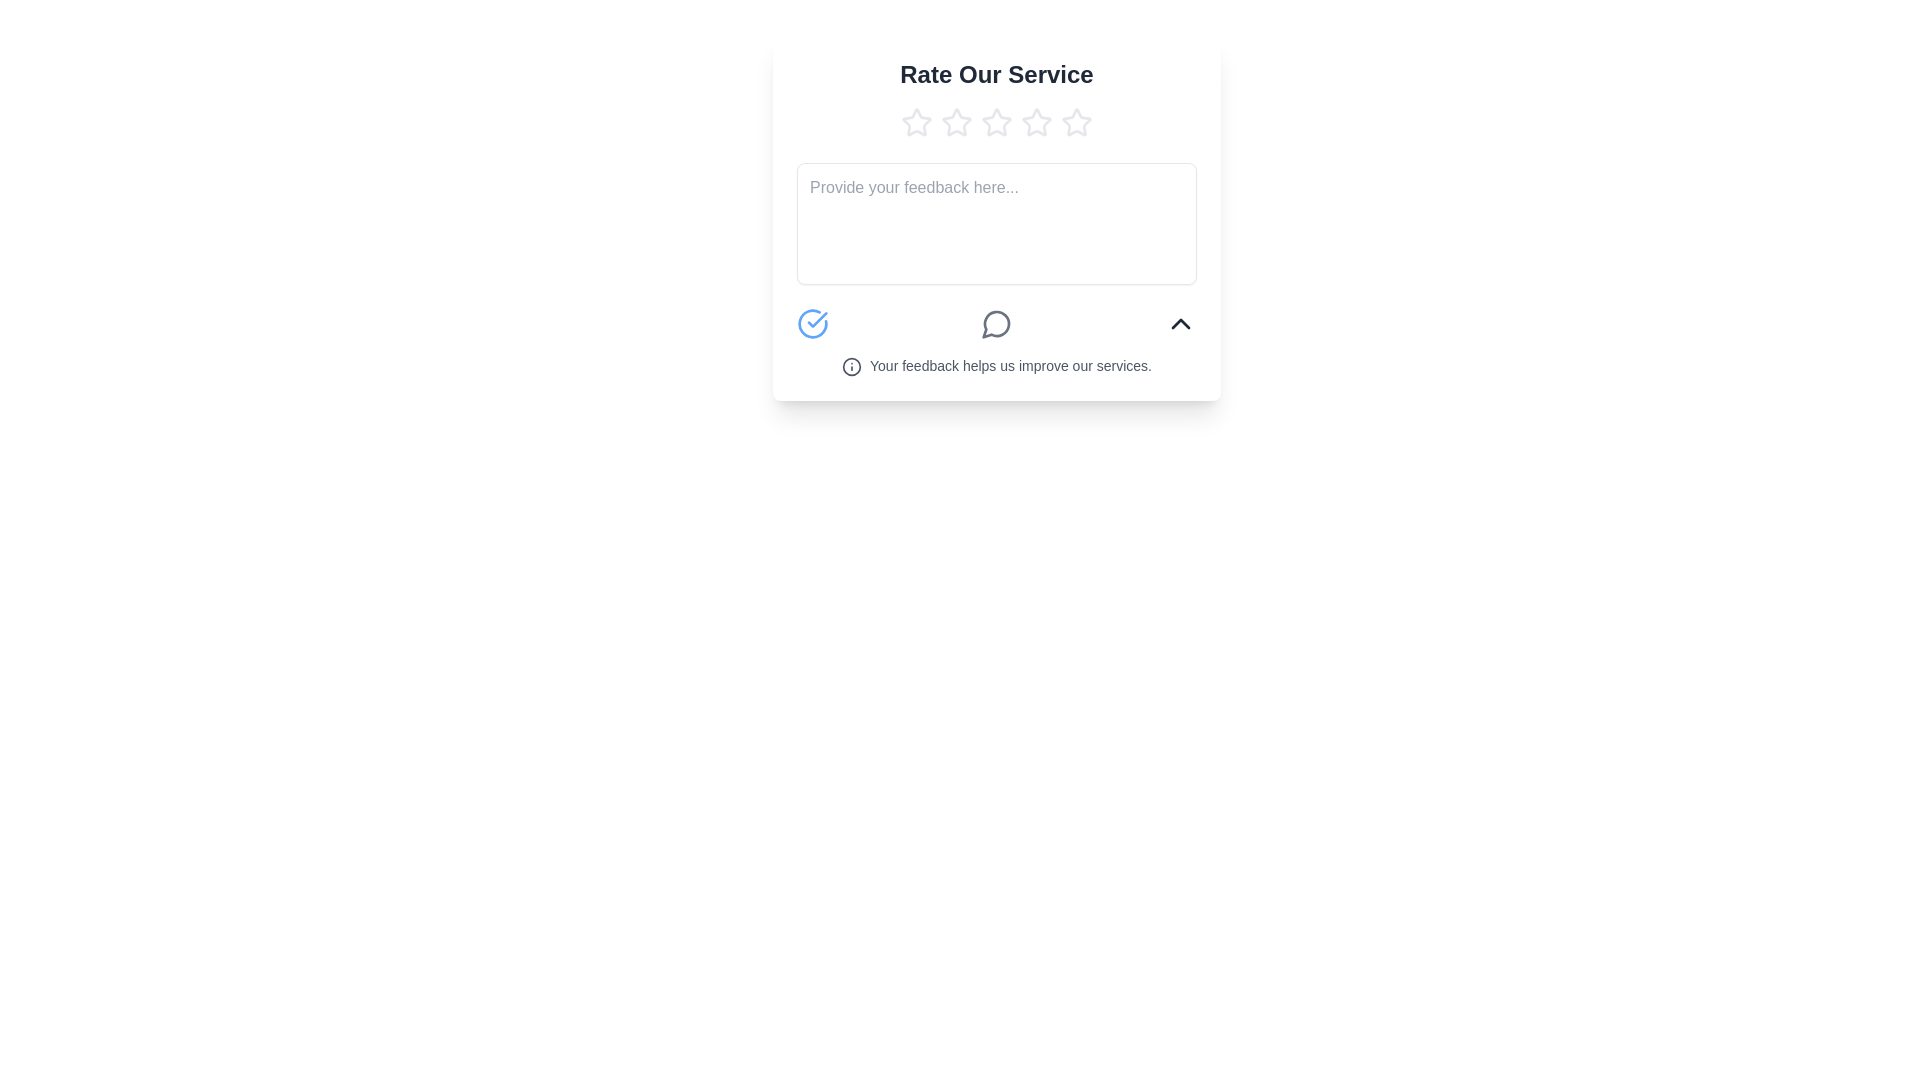 The height and width of the screenshot is (1080, 1920). I want to click on the circular information icon, which is styled with a gray stroke and located to the left of the text in the 'Your feedback helps us improve our services.' section, so click(852, 367).